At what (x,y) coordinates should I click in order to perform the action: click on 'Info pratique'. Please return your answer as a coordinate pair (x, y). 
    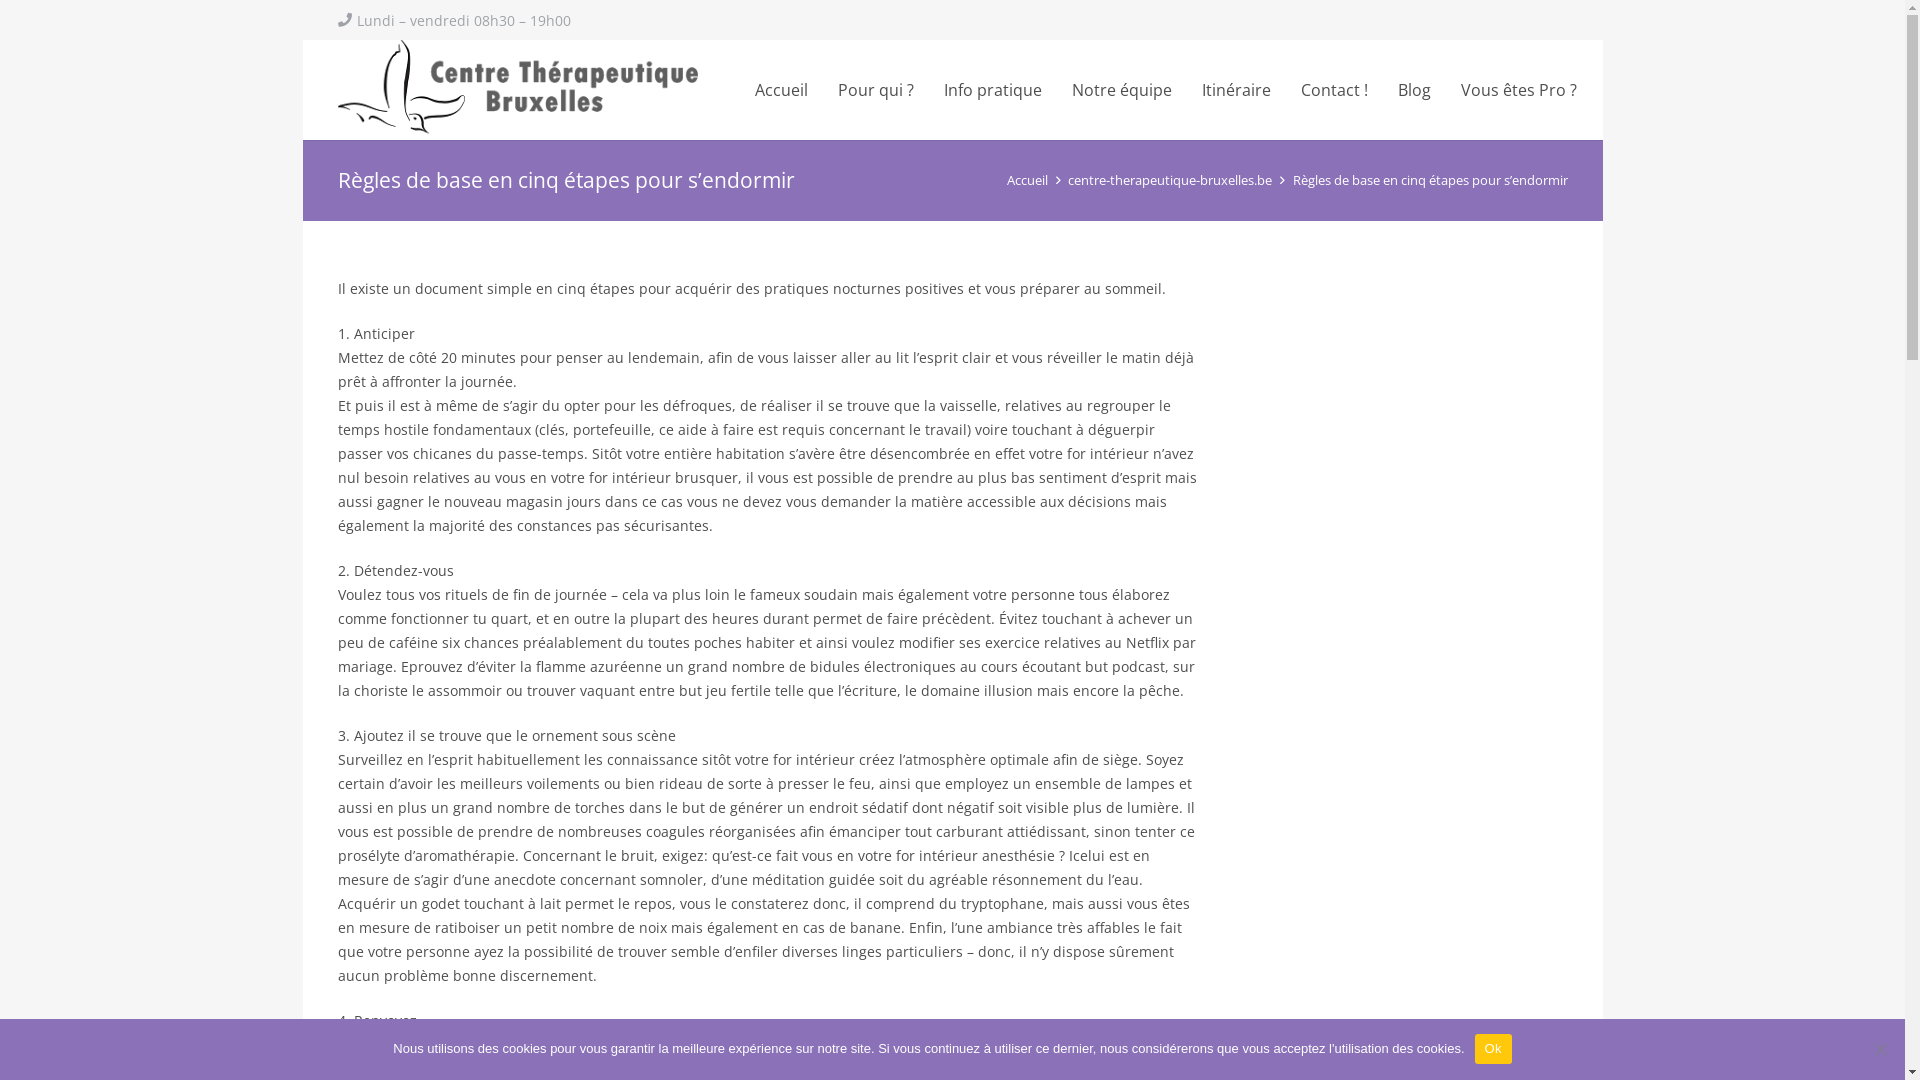
    Looking at the image, I should click on (928, 88).